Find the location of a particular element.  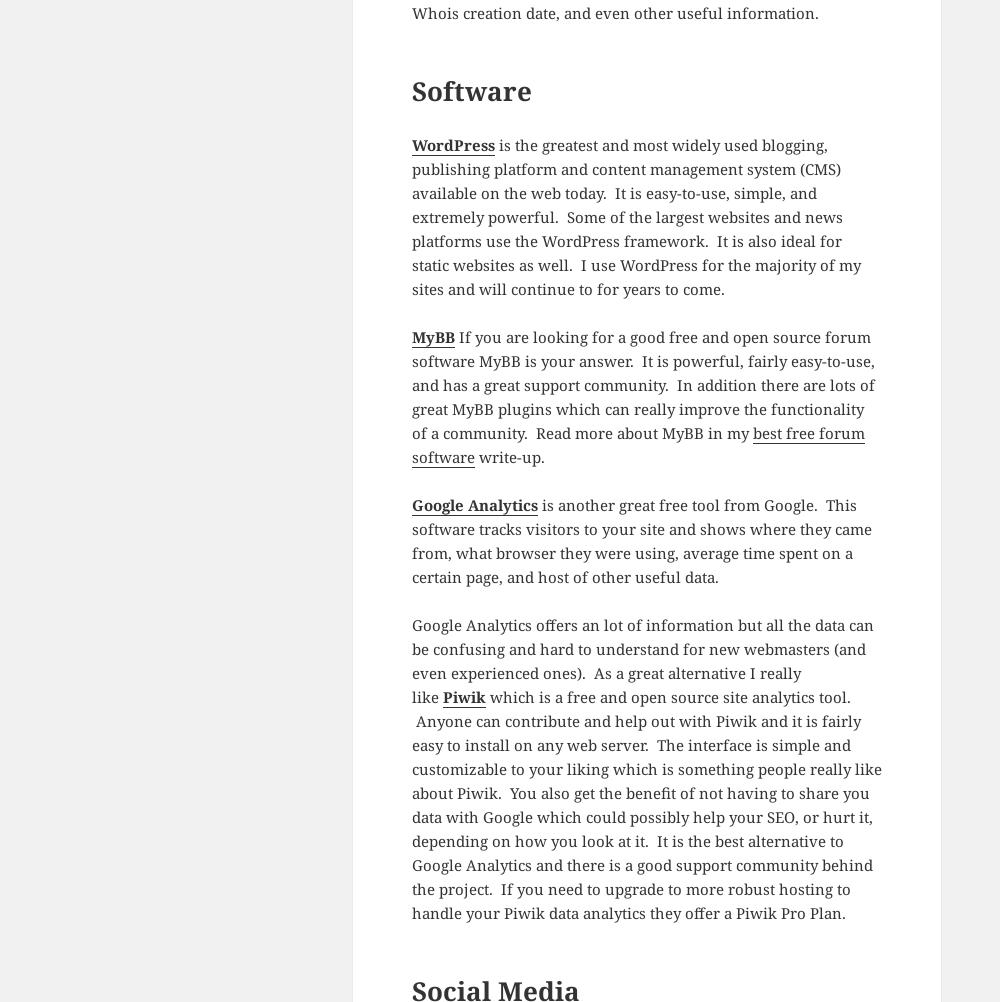

'Google Analytics offers an lot of information but all the data can be confusing and hard to understand for new webmasters (and even experienced ones).  As a great alternative I really like' is located at coordinates (642, 659).